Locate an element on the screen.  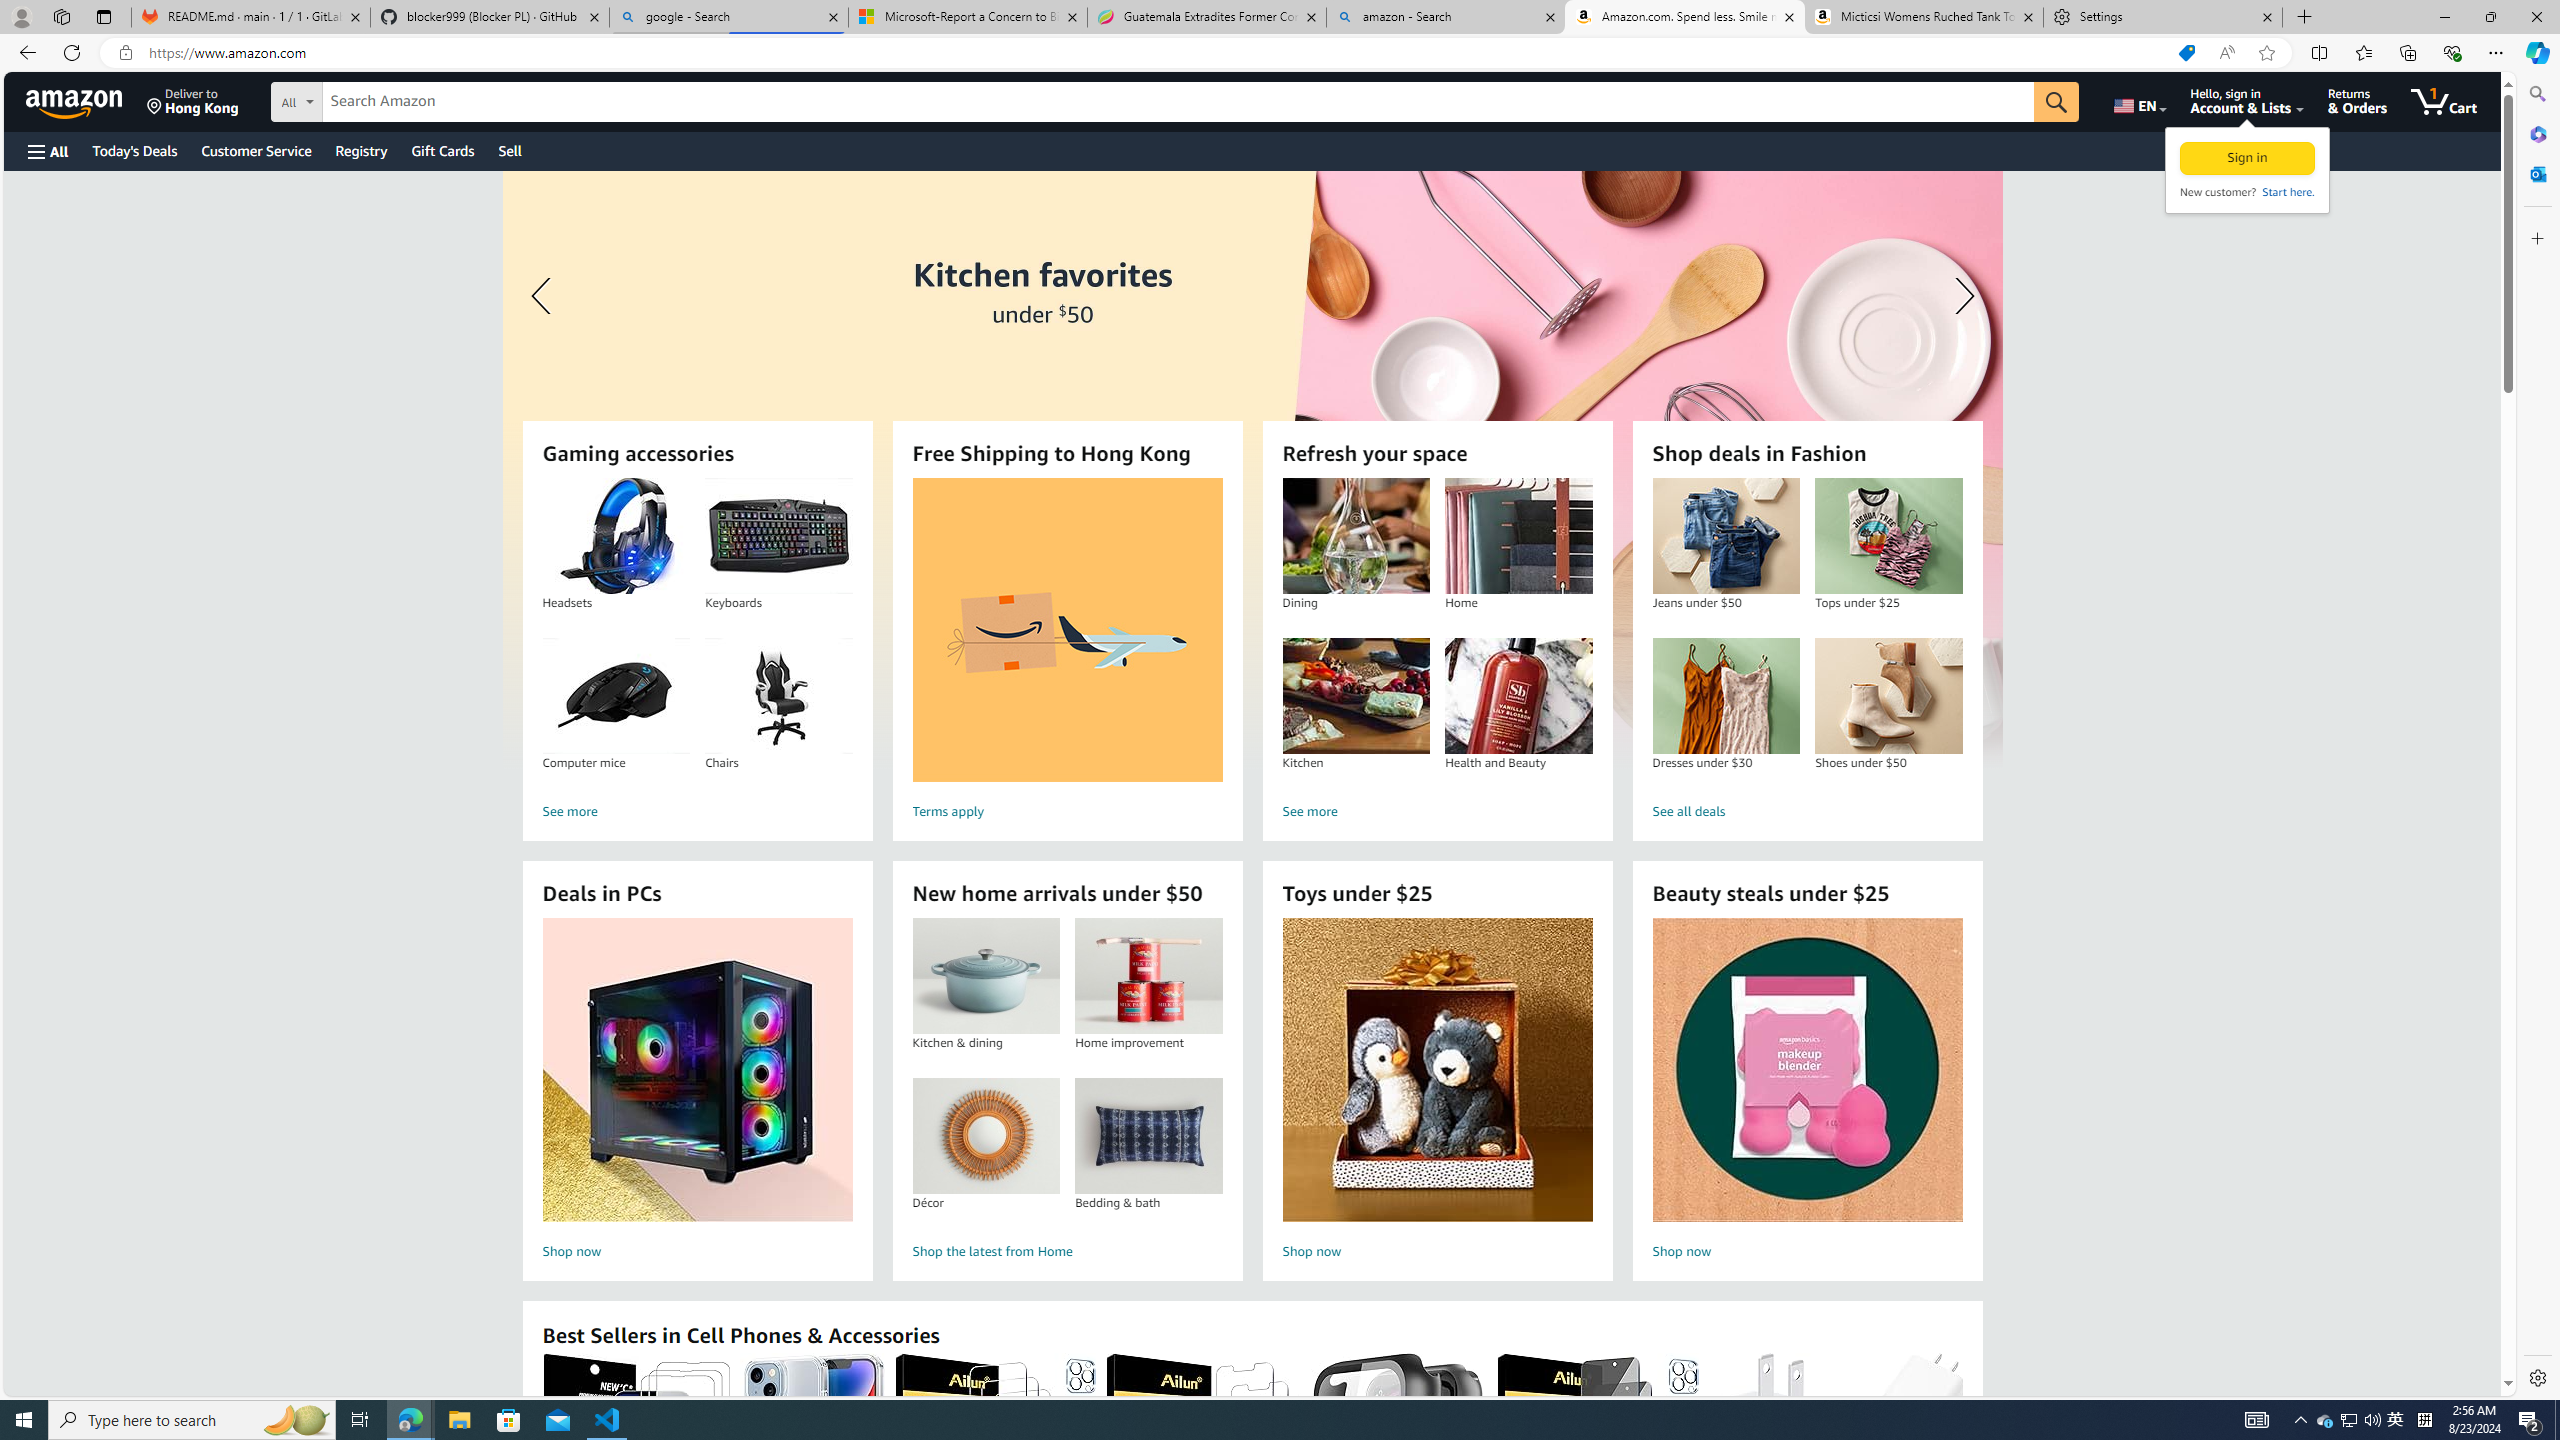
'google - Search' is located at coordinates (729, 16).